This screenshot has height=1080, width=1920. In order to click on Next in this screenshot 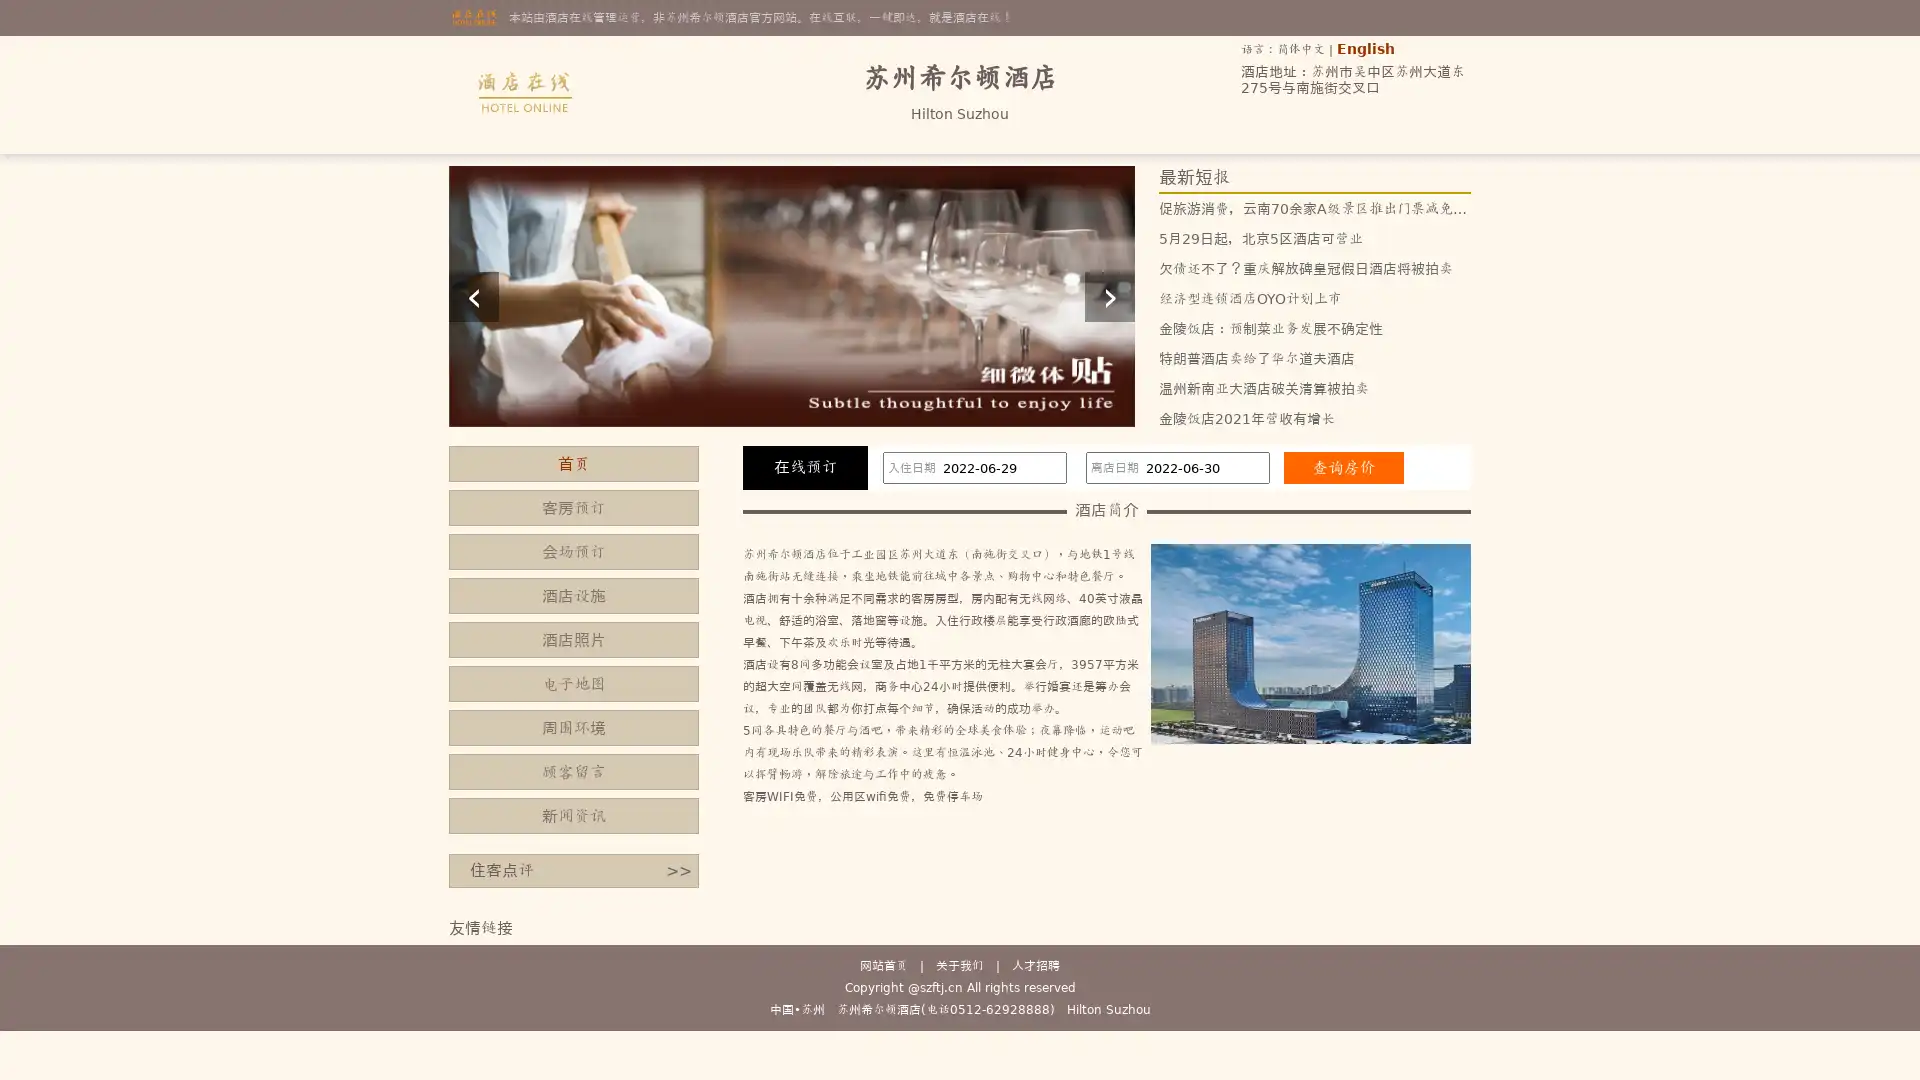, I will do `click(1108, 296)`.